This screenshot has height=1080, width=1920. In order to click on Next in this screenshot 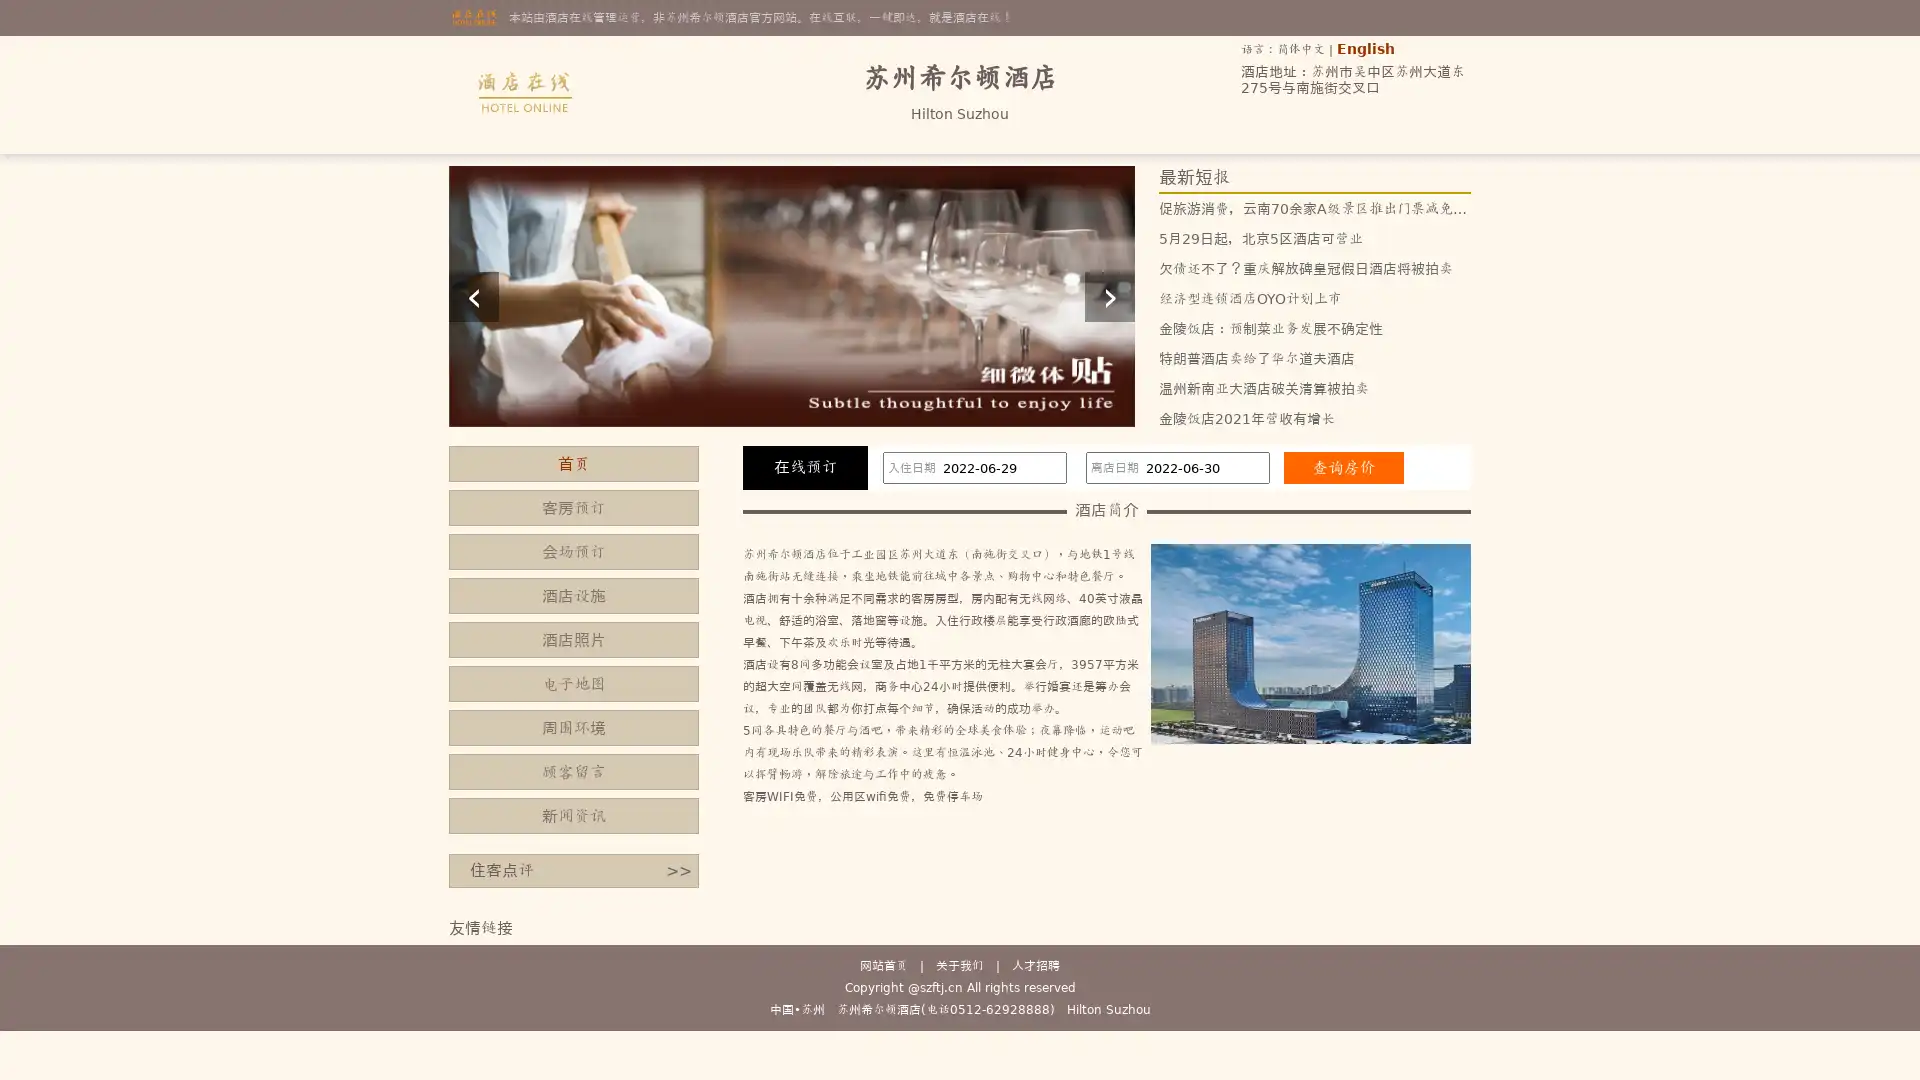, I will do `click(1108, 296)`.